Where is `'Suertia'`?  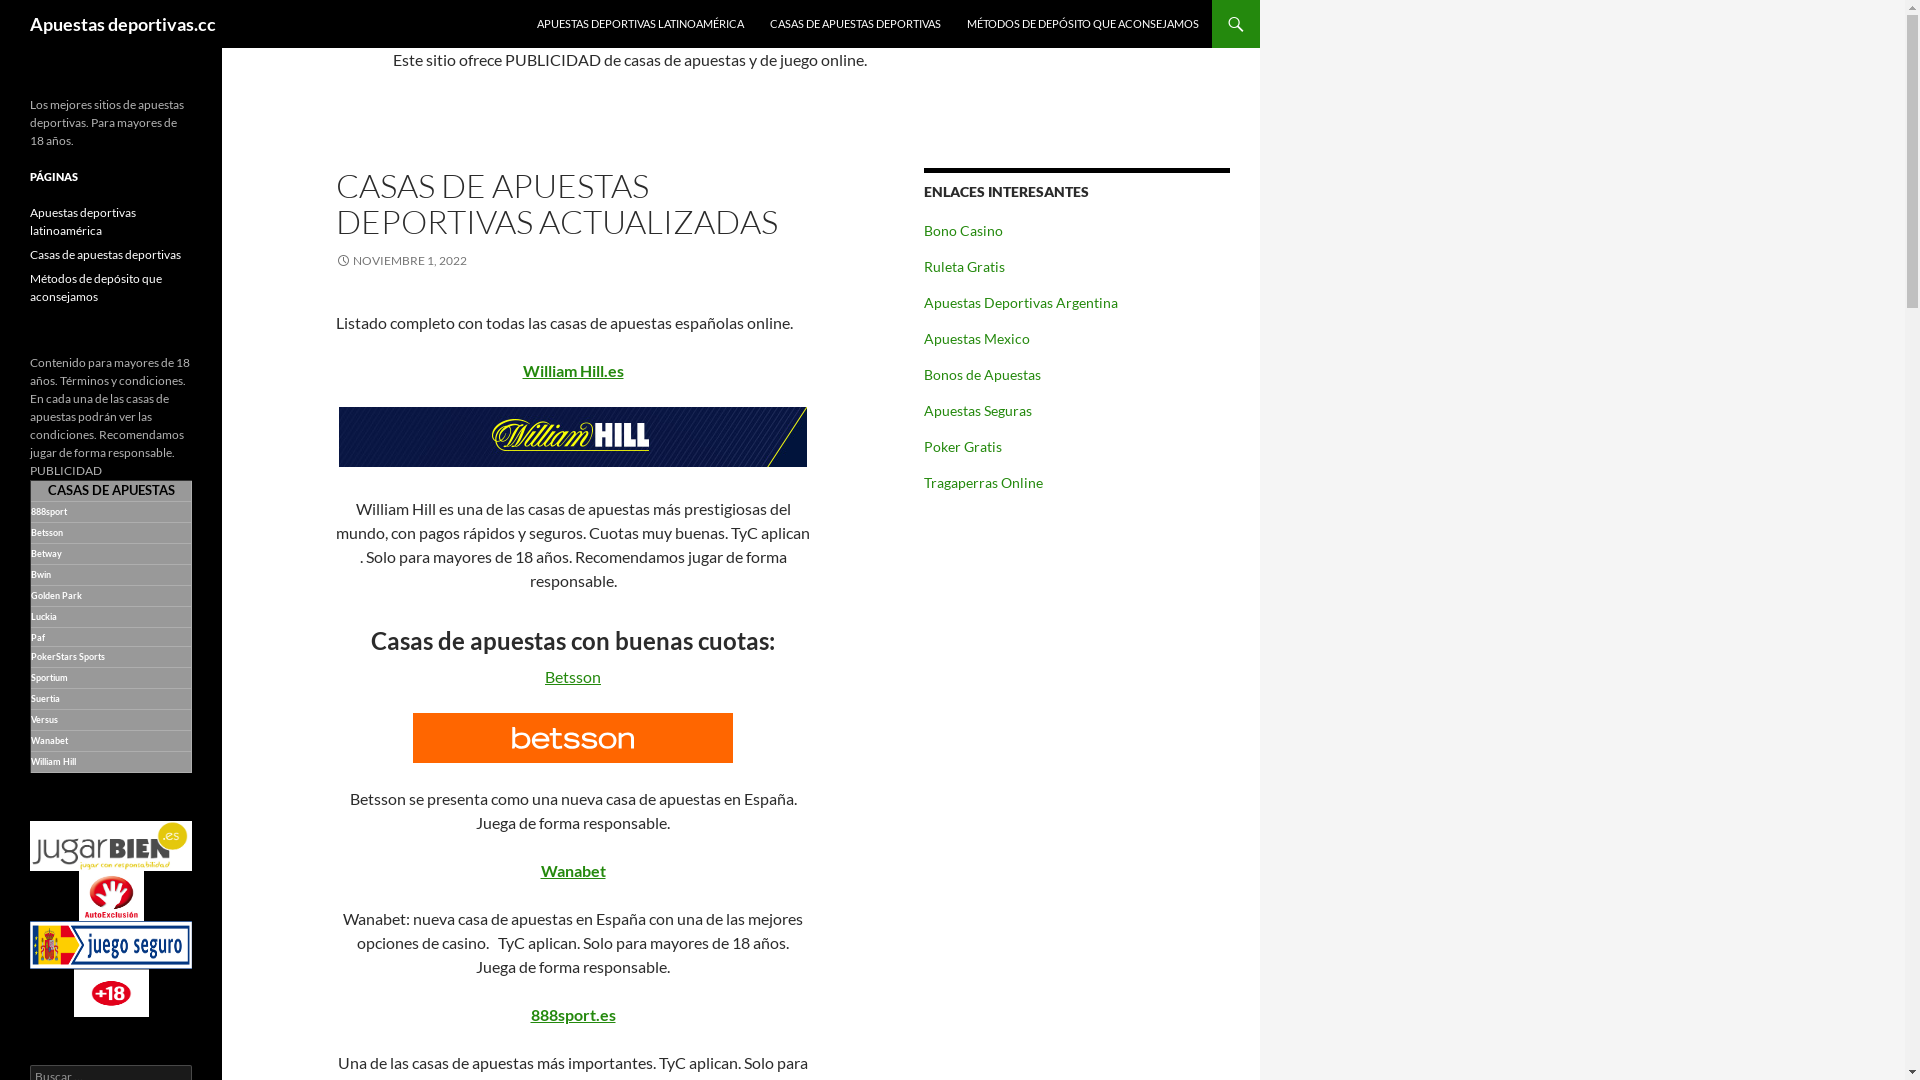
'Suertia' is located at coordinates (45, 696).